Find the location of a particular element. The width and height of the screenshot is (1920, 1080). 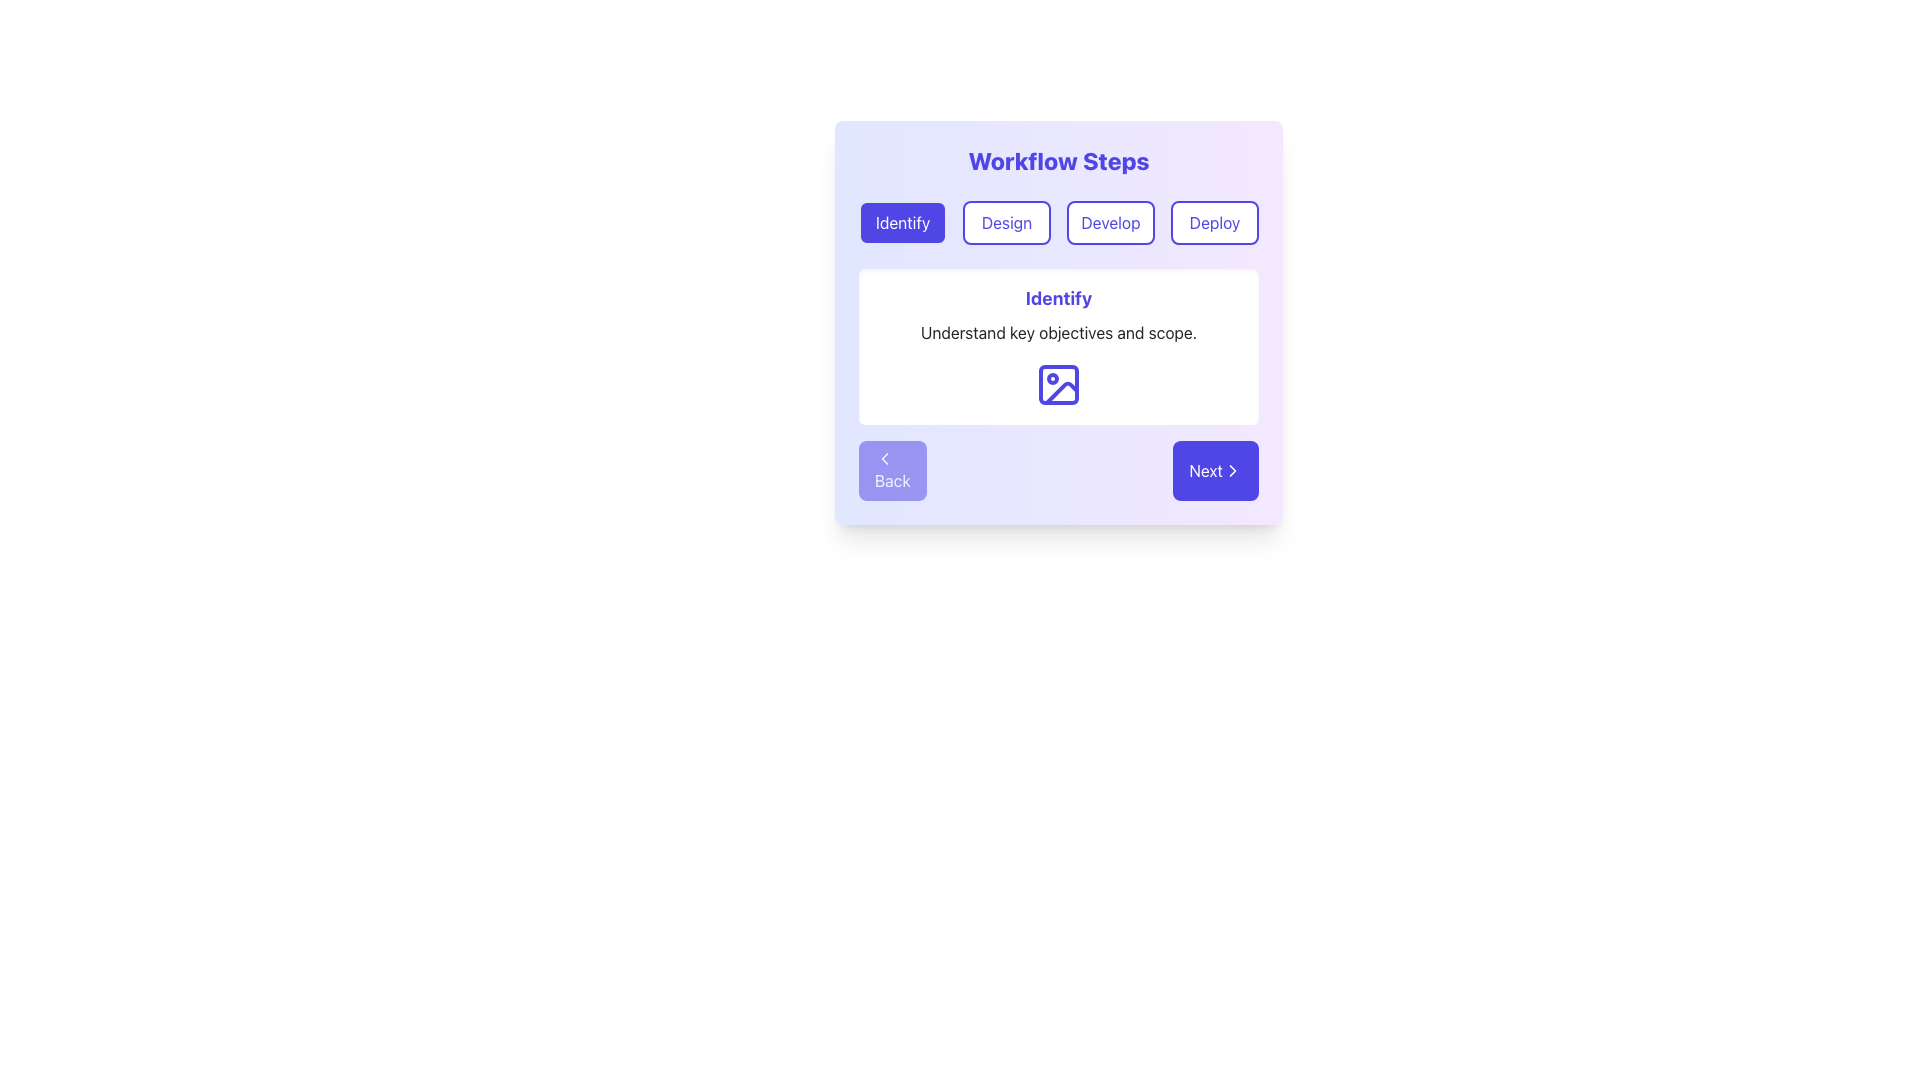

the second button in the horizontal sequence is located at coordinates (1007, 223).